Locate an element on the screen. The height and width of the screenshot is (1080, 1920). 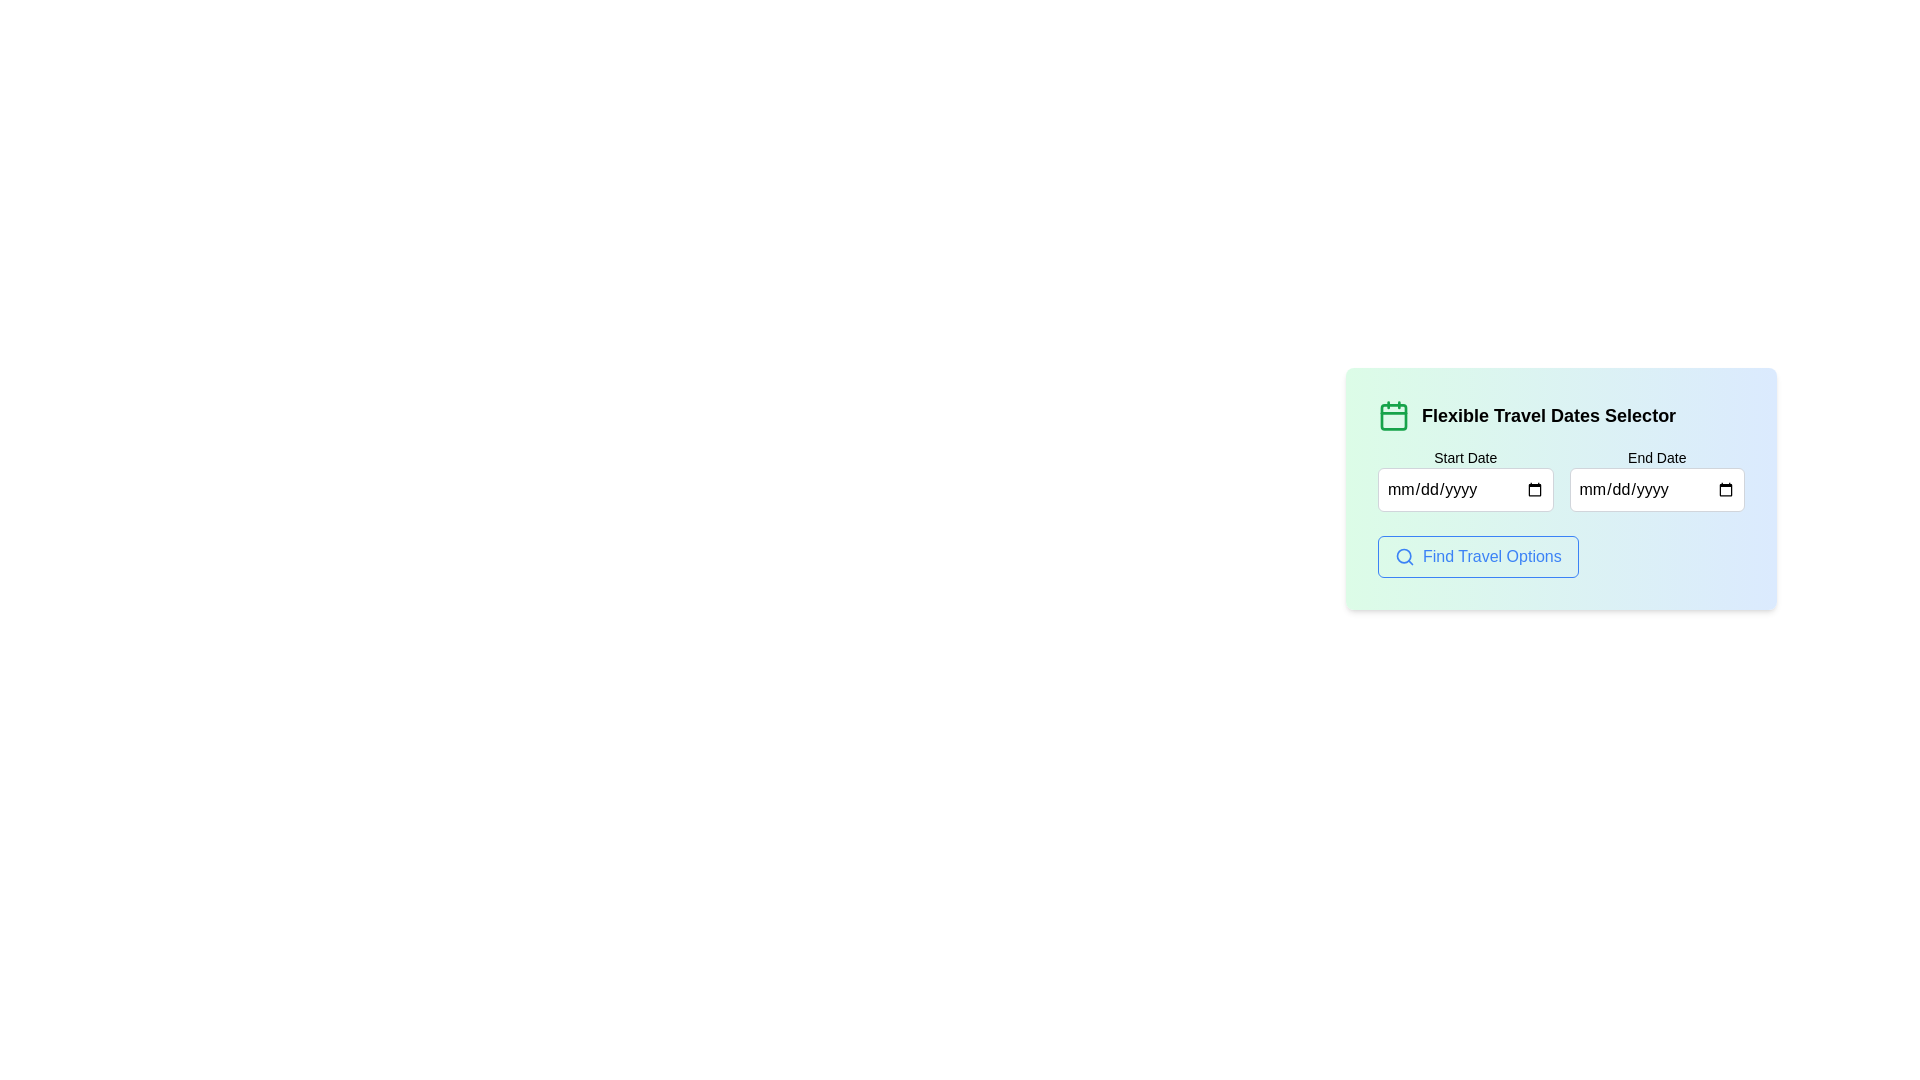
the Date input field, which is styled with a white background and rounded corners, located under the 'Flexible Travel Dates Selector' section, labeled 'End Date' is located at coordinates (1657, 489).